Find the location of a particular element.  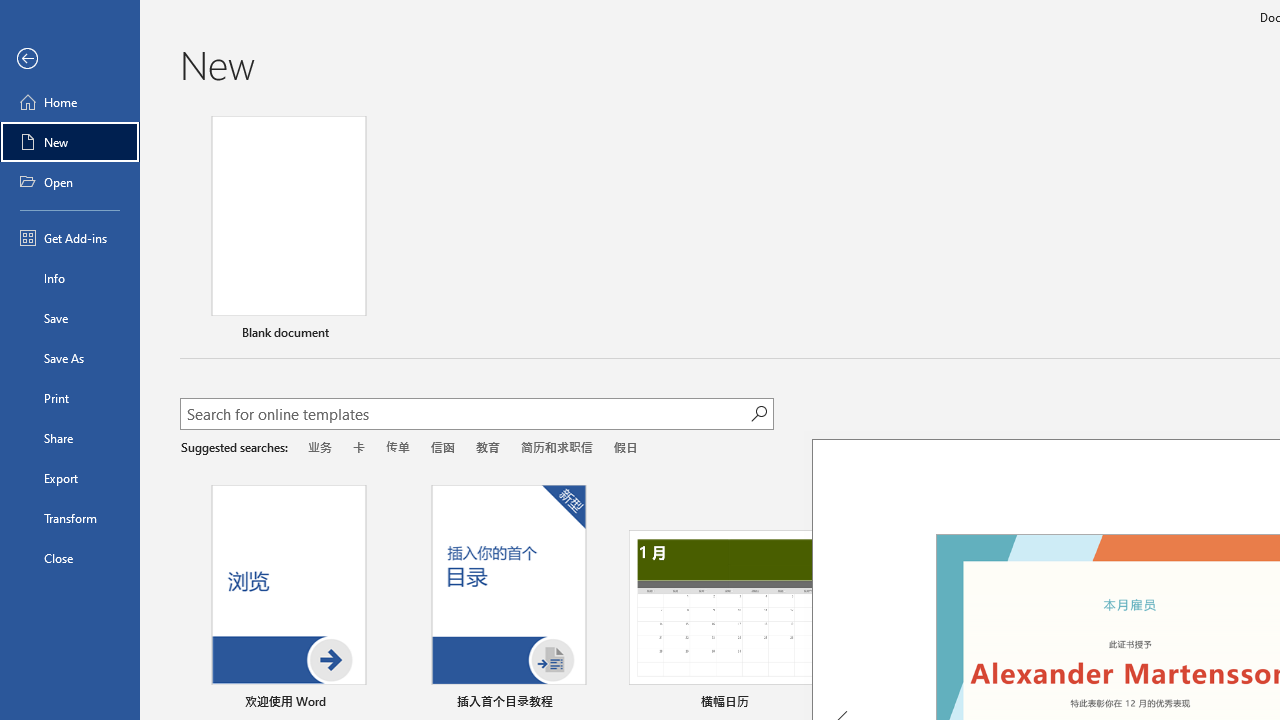

'Save As' is located at coordinates (69, 356).